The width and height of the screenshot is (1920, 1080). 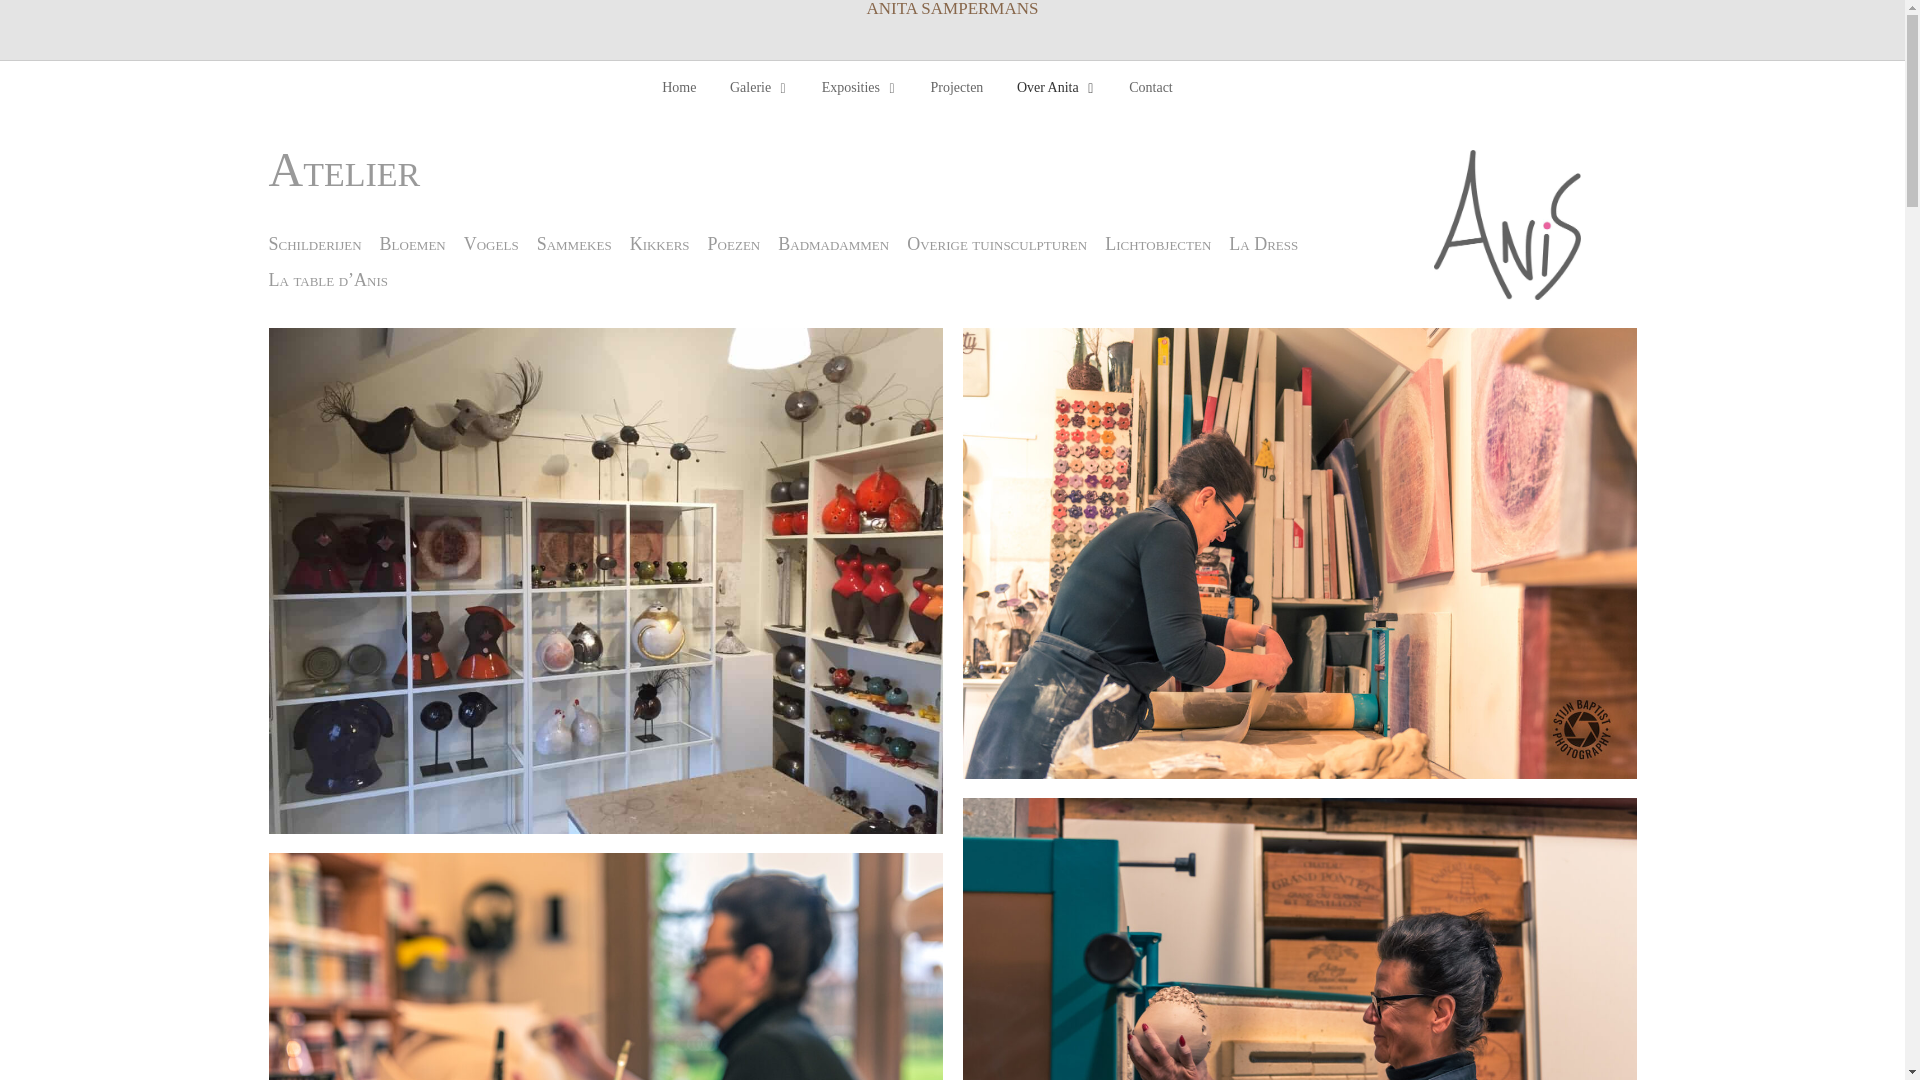 I want to click on 'Contact', so click(x=1112, y=87).